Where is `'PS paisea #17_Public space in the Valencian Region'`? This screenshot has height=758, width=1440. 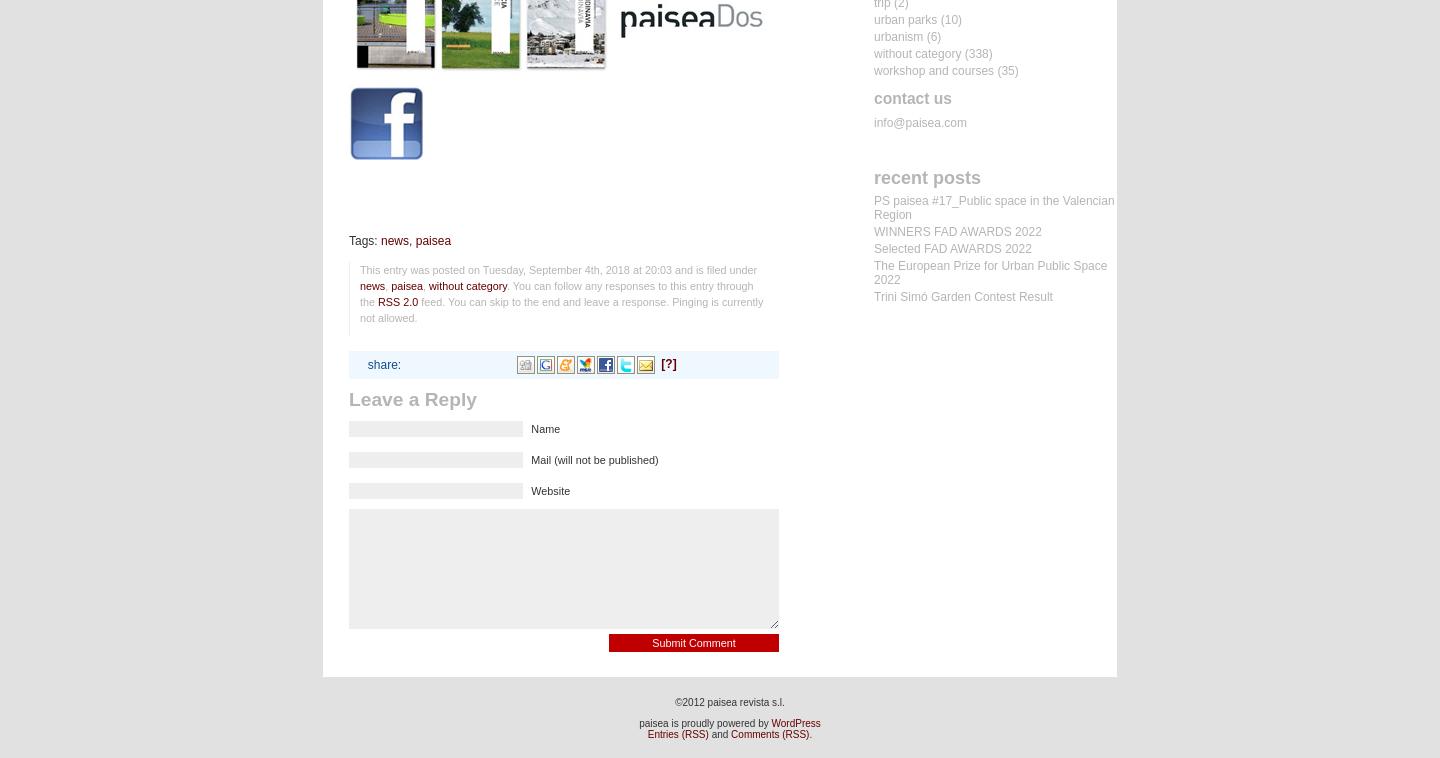 'PS paisea #17_Public space in the Valencian Region' is located at coordinates (993, 207).